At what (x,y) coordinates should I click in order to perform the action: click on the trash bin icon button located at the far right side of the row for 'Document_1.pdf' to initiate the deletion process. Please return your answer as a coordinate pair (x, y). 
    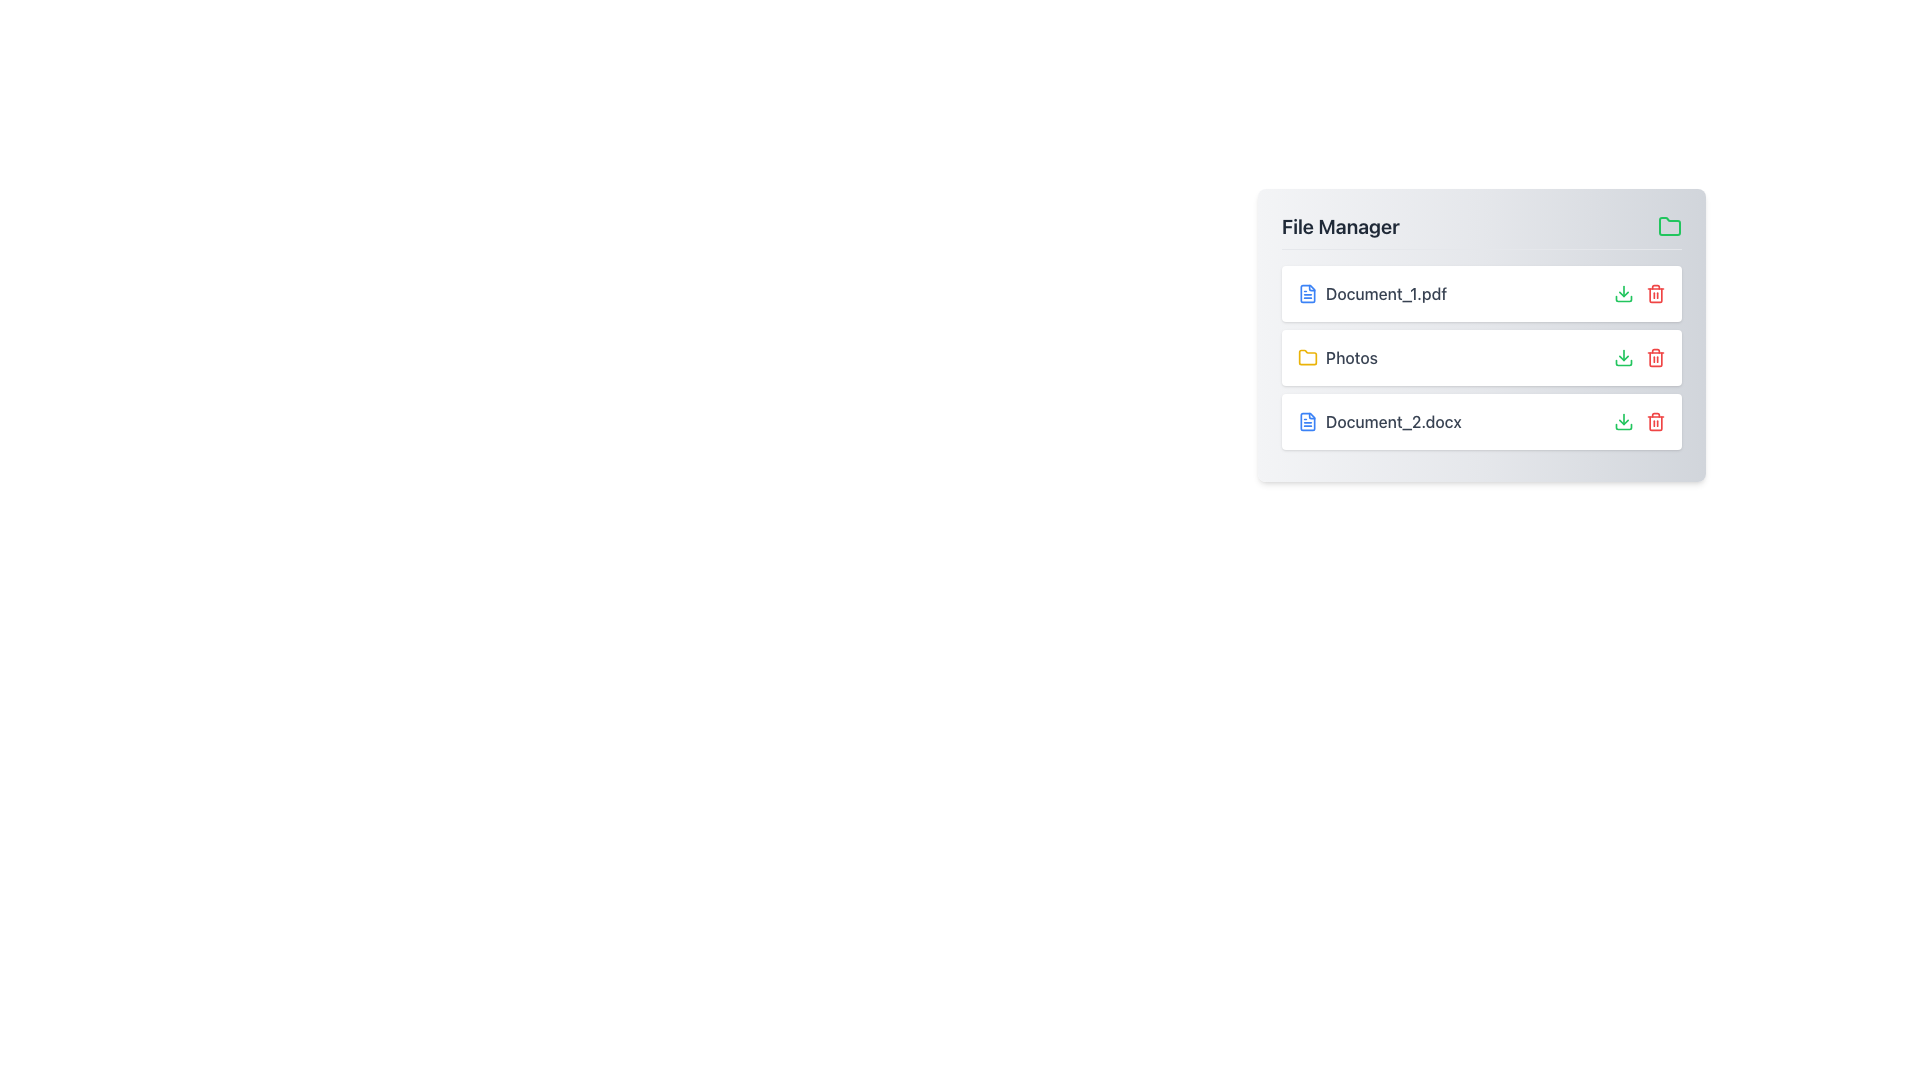
    Looking at the image, I should click on (1656, 293).